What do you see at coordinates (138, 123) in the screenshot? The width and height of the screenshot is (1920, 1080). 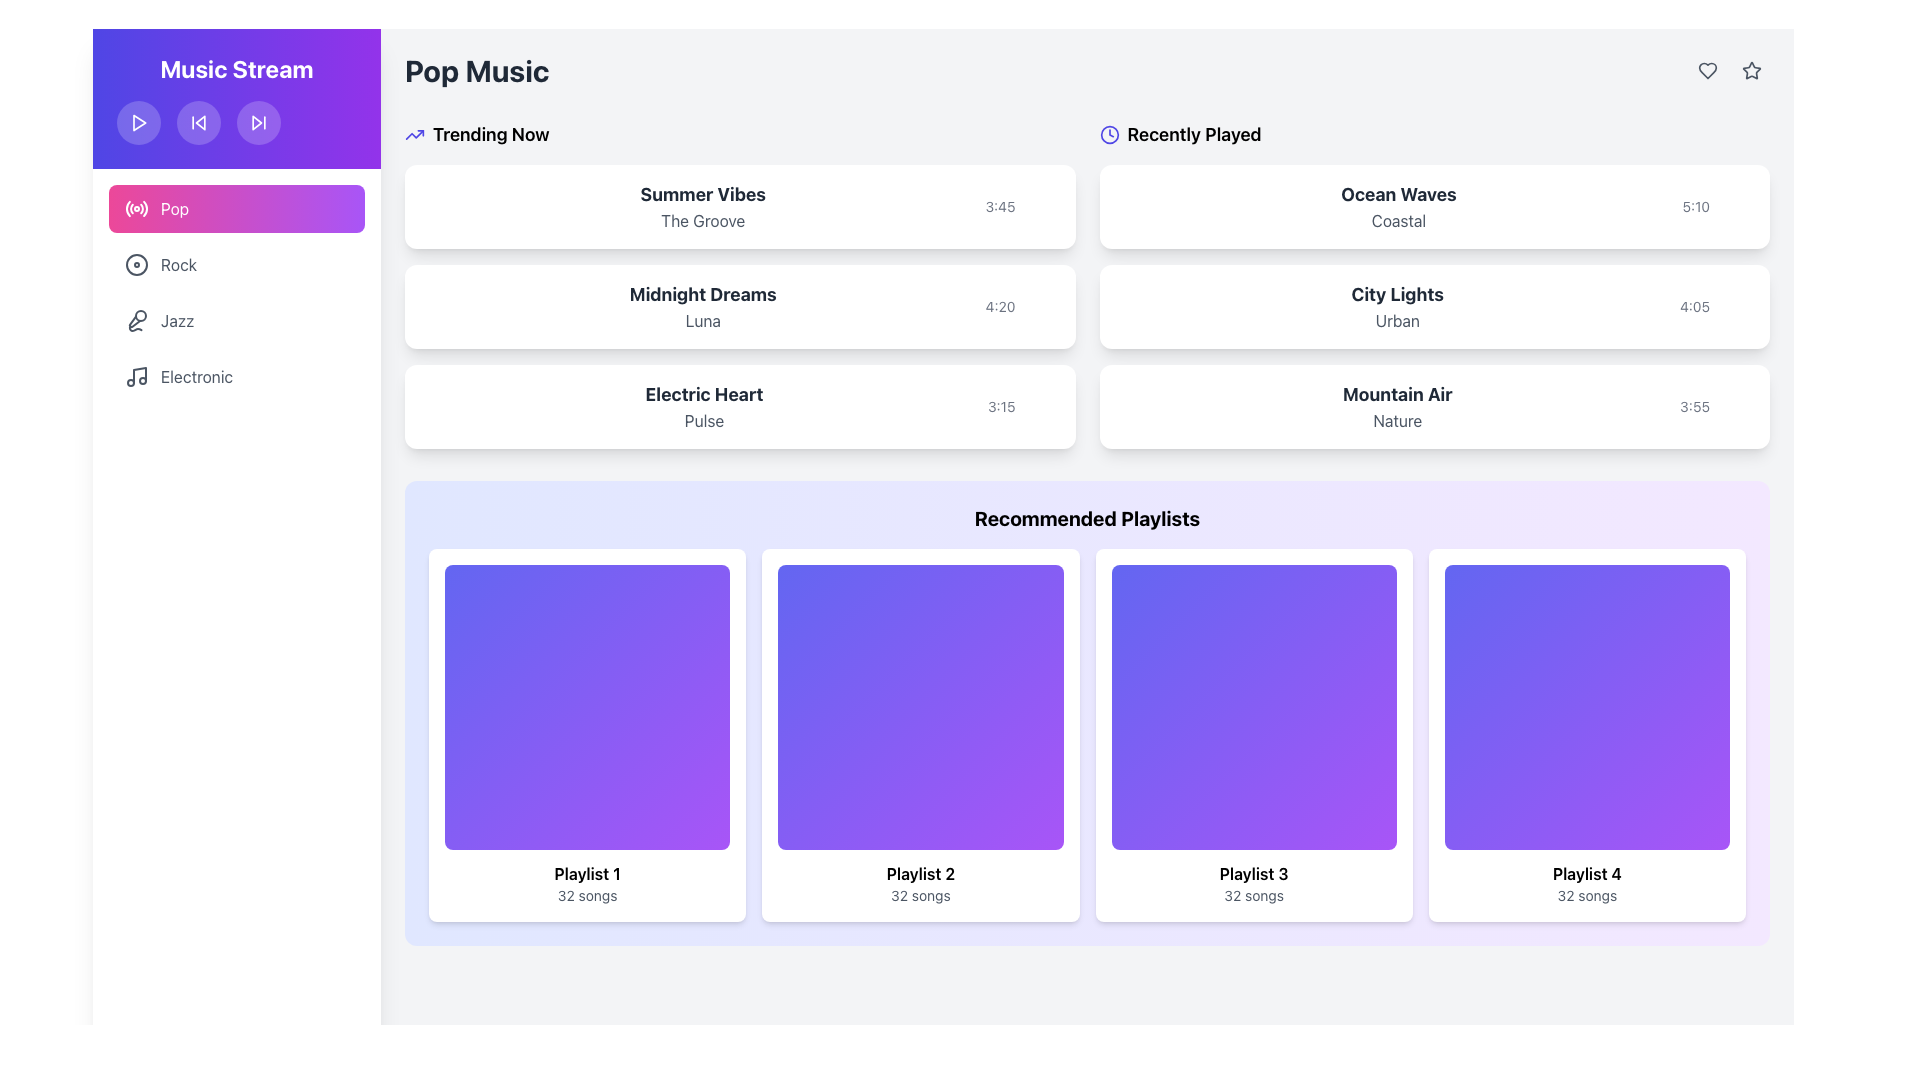 I see `the triangular play icon button located in the top-left section of the interface, inside the sidebar, which has a hollow outline and is the first of three circular buttons` at bounding box center [138, 123].